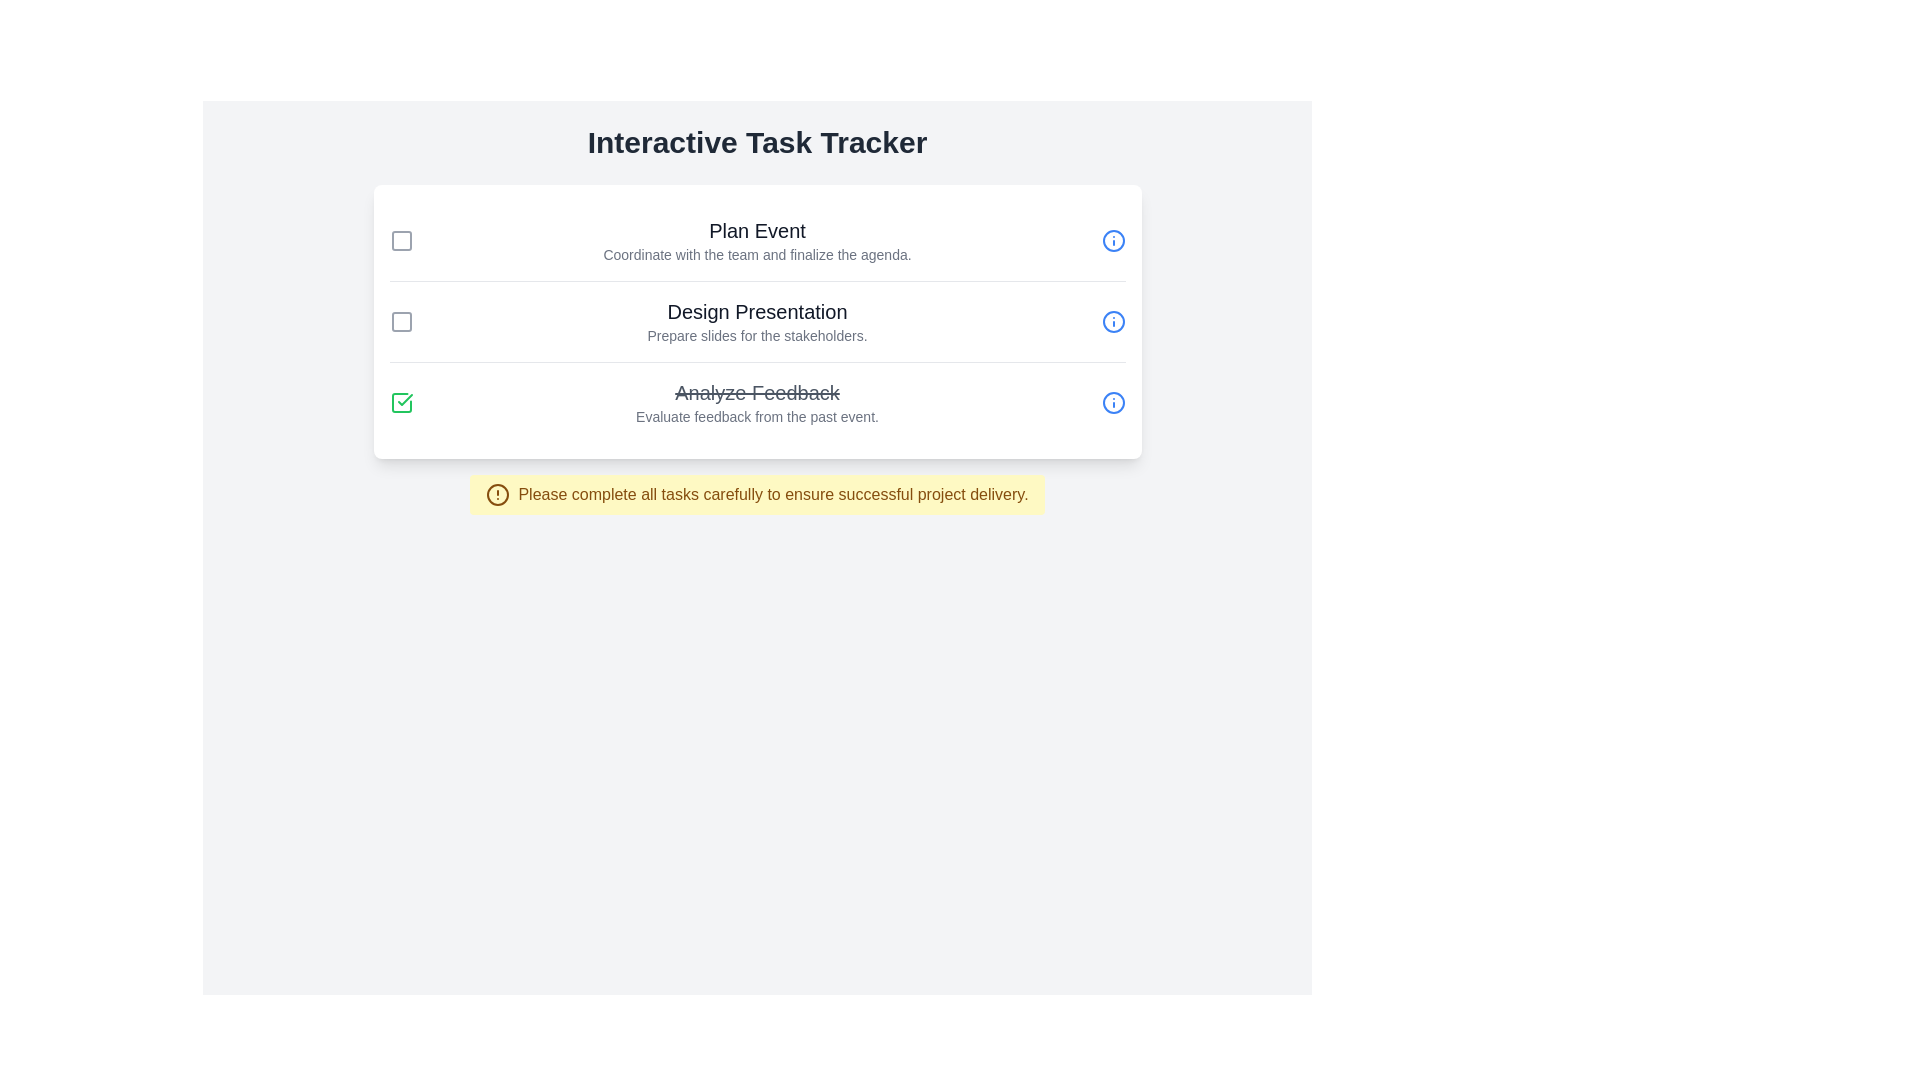  What do you see at coordinates (1112, 320) in the screenshot?
I see `the info icon for the task titled 'Design Presentation' to view its details` at bounding box center [1112, 320].